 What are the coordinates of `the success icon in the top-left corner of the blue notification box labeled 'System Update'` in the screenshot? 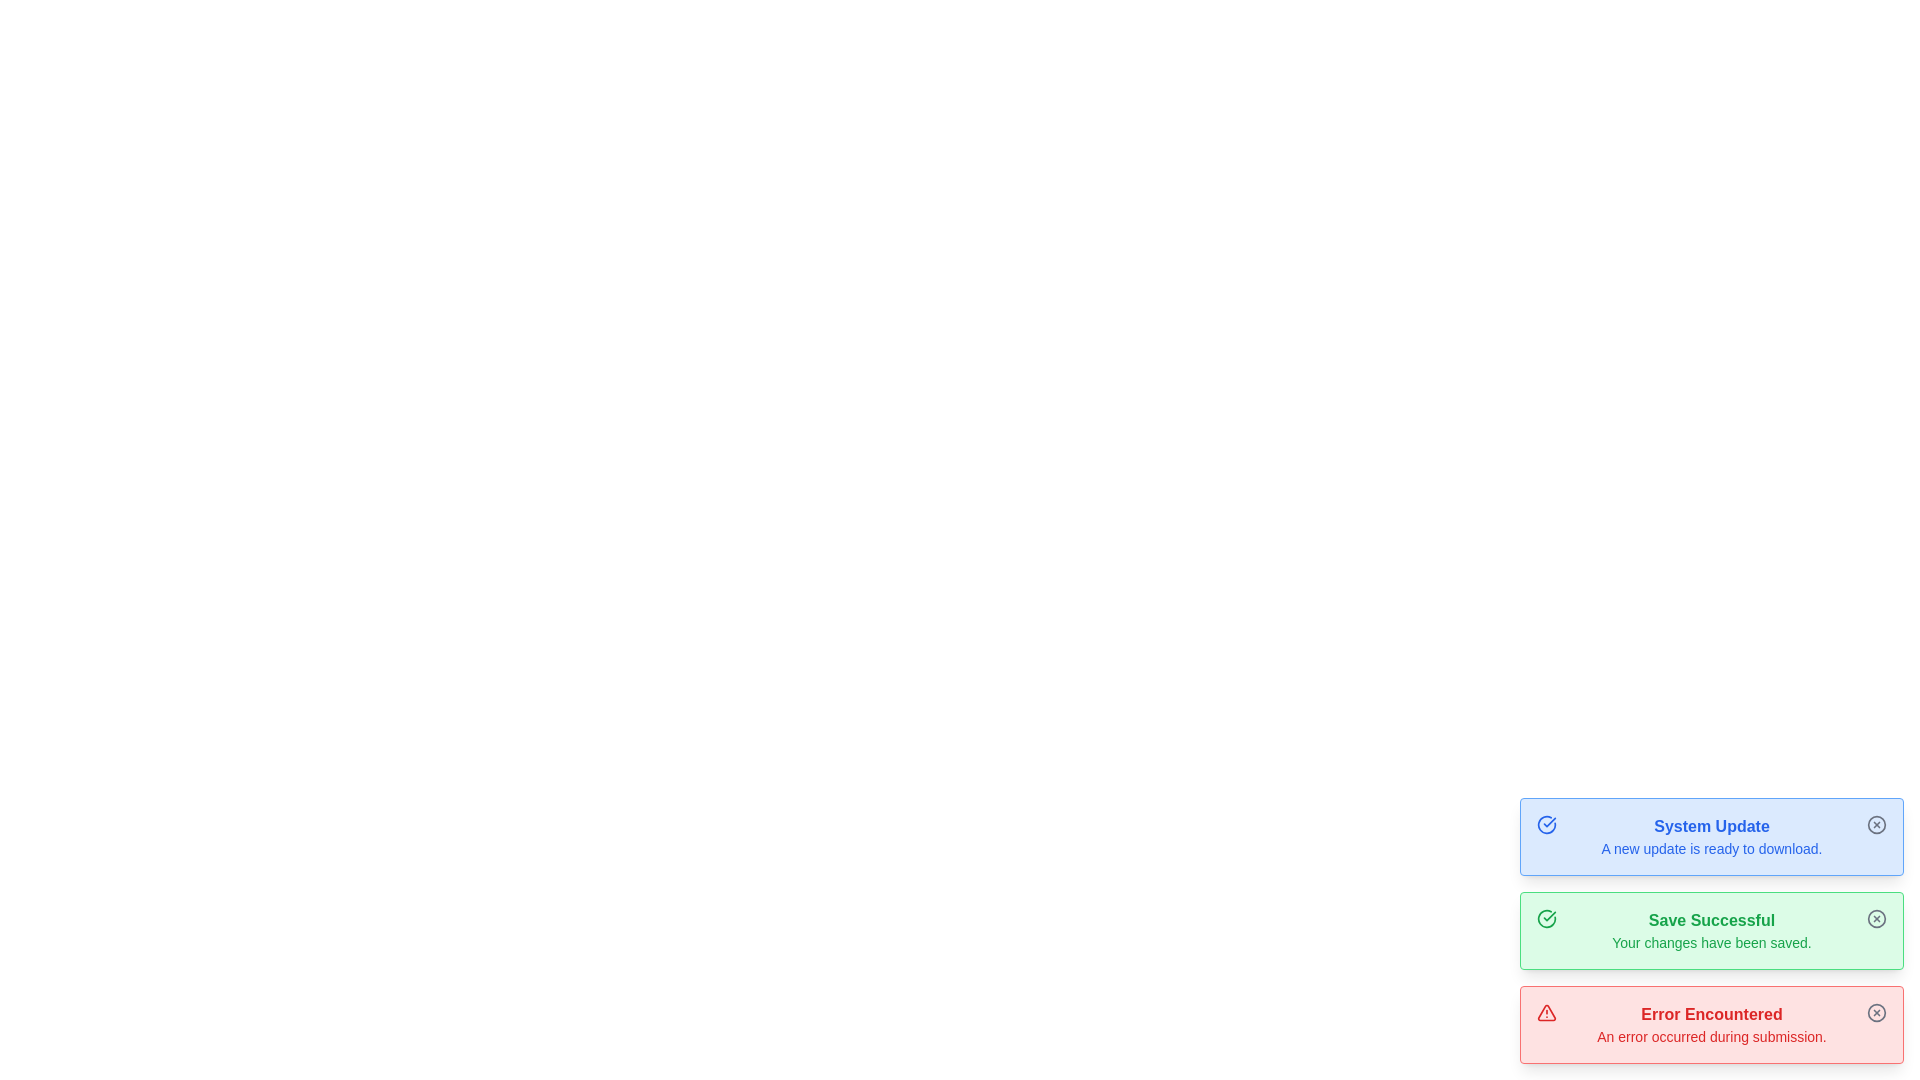 It's located at (1545, 825).